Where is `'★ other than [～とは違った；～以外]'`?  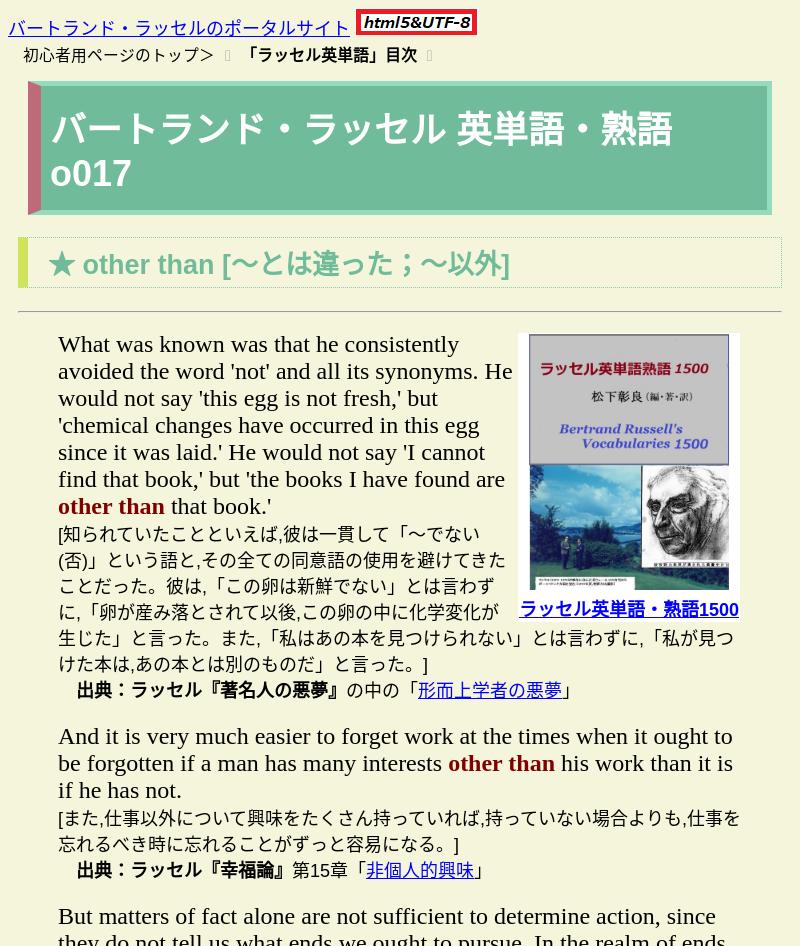
'★ other than [～とは違った；～以外]' is located at coordinates (47, 263).